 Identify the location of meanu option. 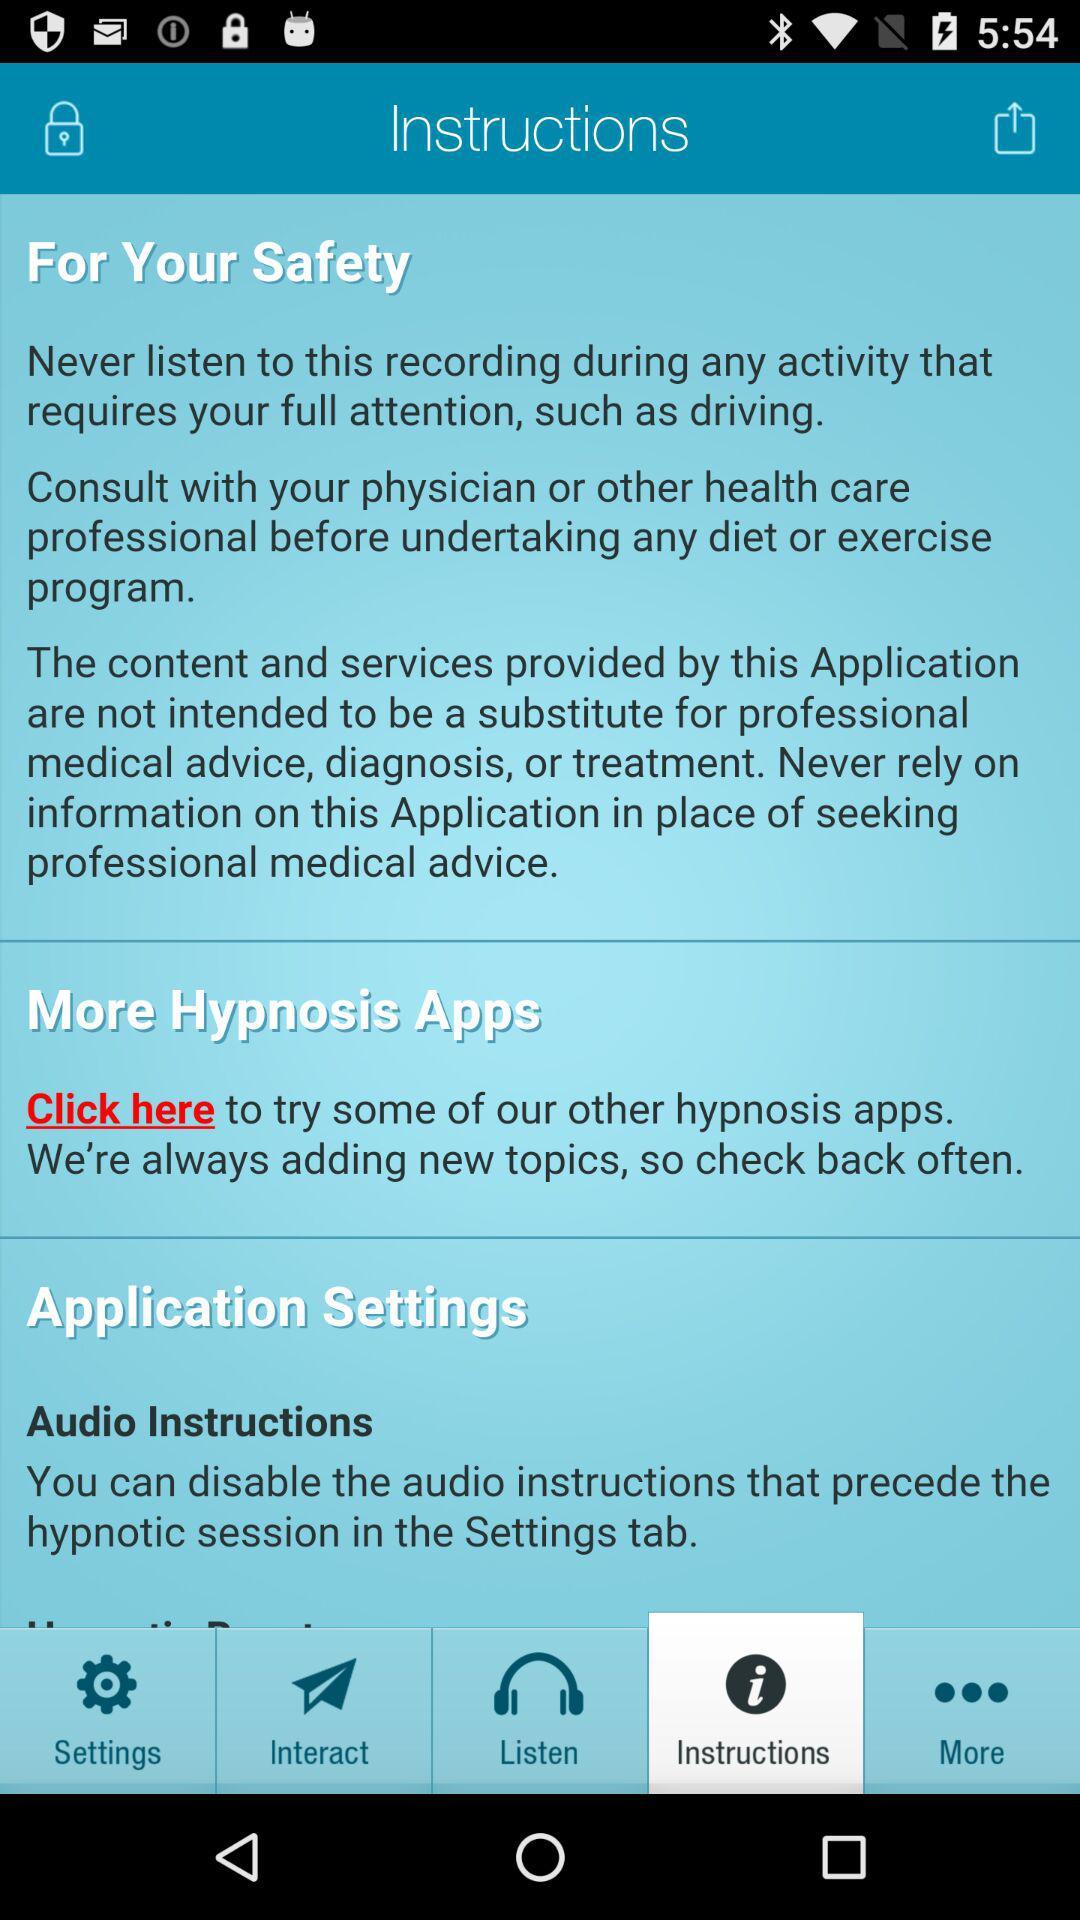
(971, 1701).